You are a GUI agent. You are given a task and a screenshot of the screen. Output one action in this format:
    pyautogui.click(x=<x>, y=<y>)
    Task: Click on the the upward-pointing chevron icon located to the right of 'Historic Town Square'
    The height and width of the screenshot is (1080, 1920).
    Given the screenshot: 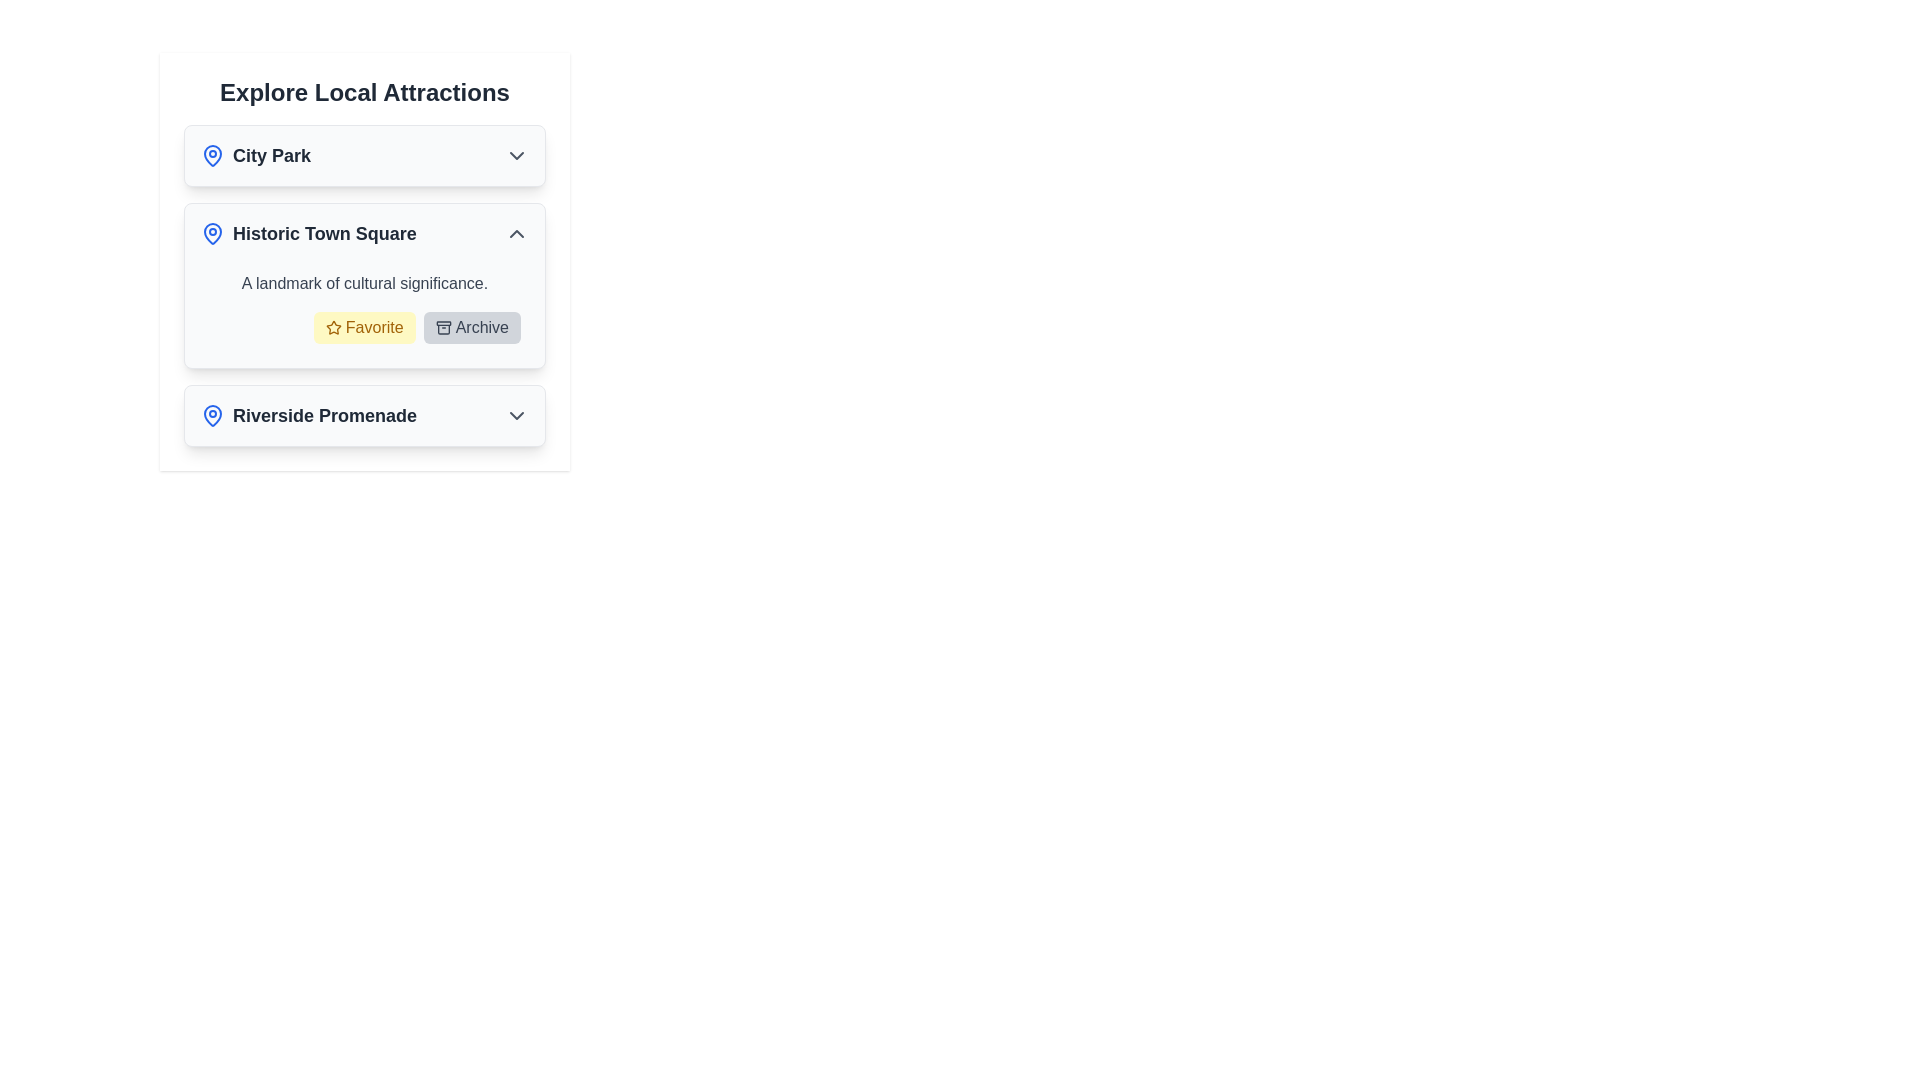 What is the action you would take?
    pyautogui.click(x=517, y=233)
    